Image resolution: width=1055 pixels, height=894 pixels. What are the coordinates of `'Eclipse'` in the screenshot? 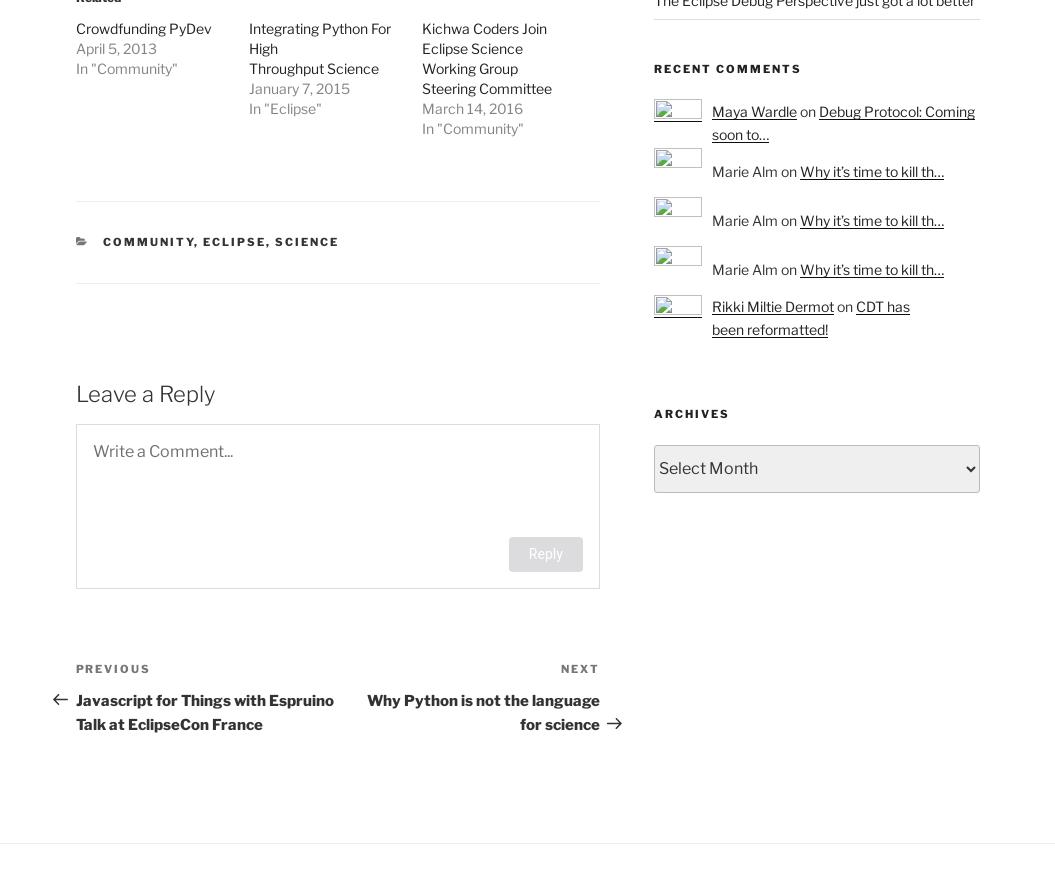 It's located at (233, 241).